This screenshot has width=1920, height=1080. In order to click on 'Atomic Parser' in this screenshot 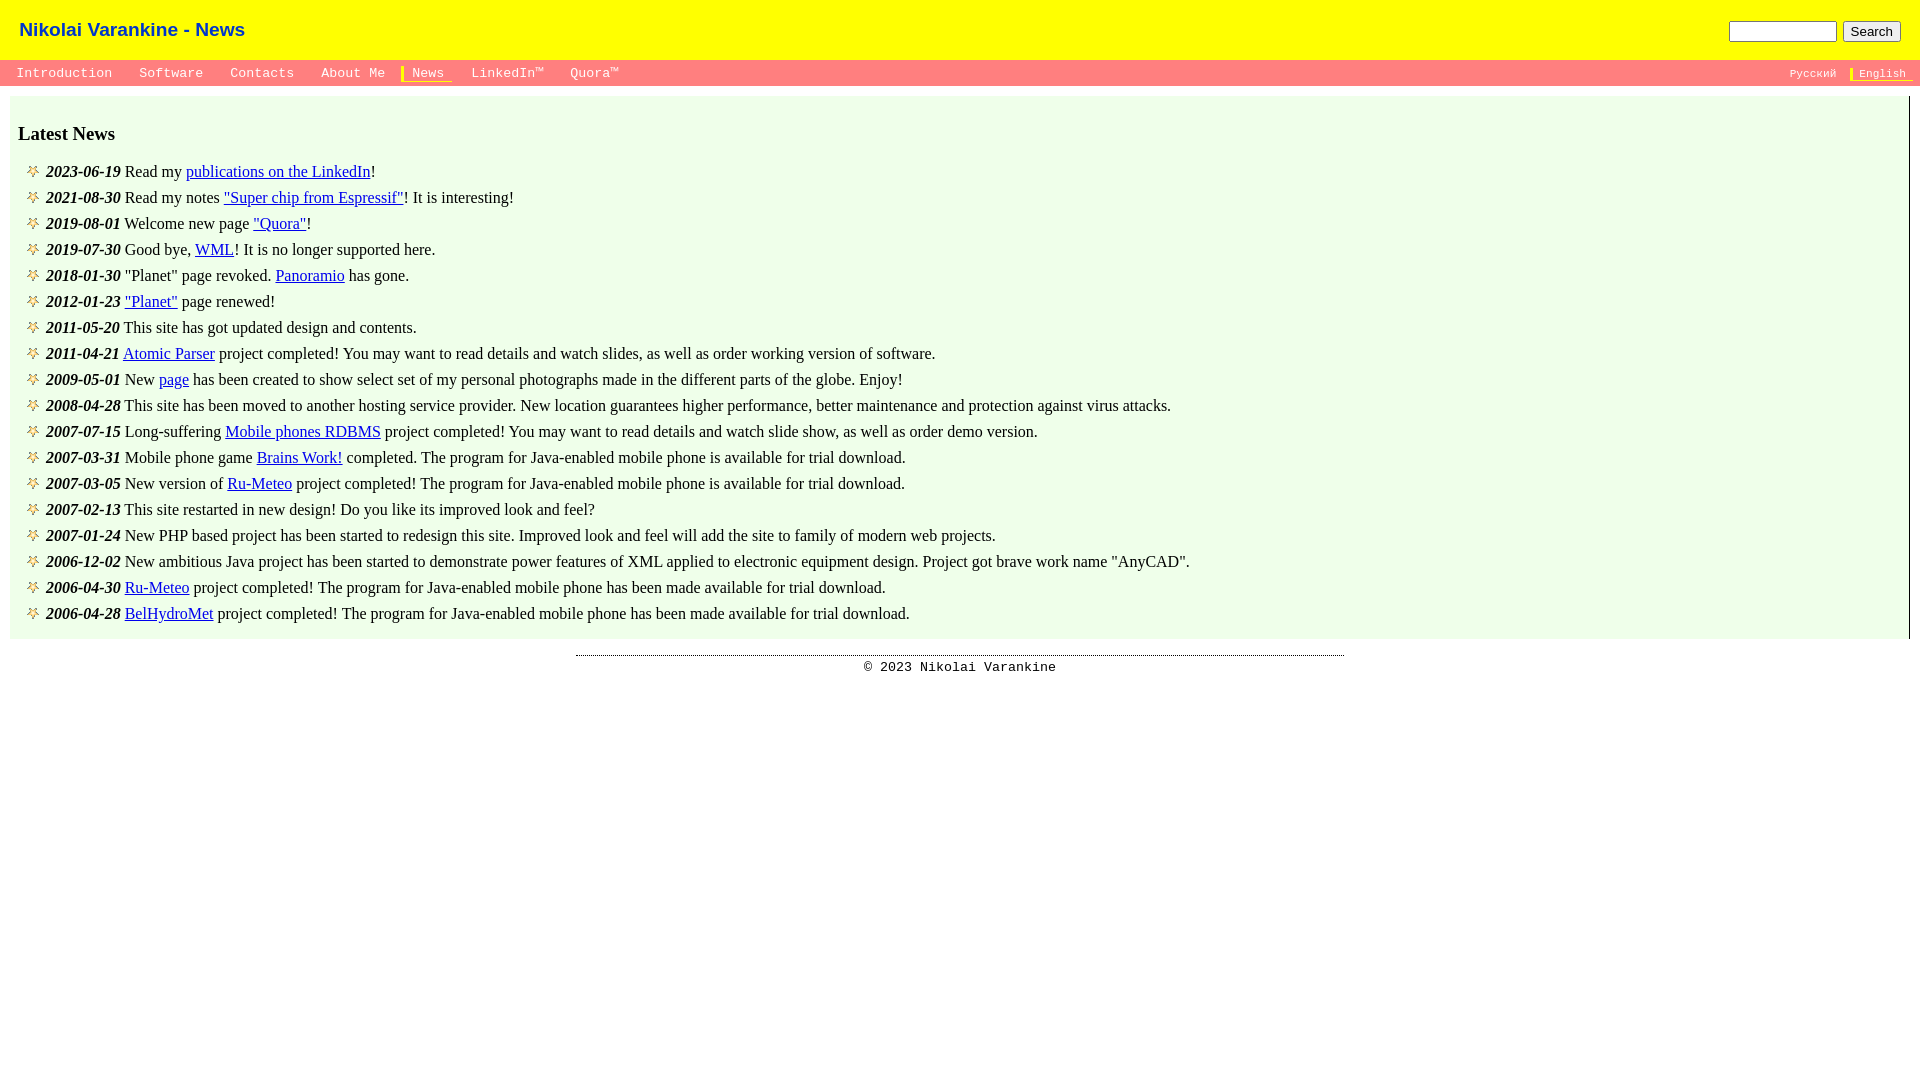, I will do `click(168, 352)`.